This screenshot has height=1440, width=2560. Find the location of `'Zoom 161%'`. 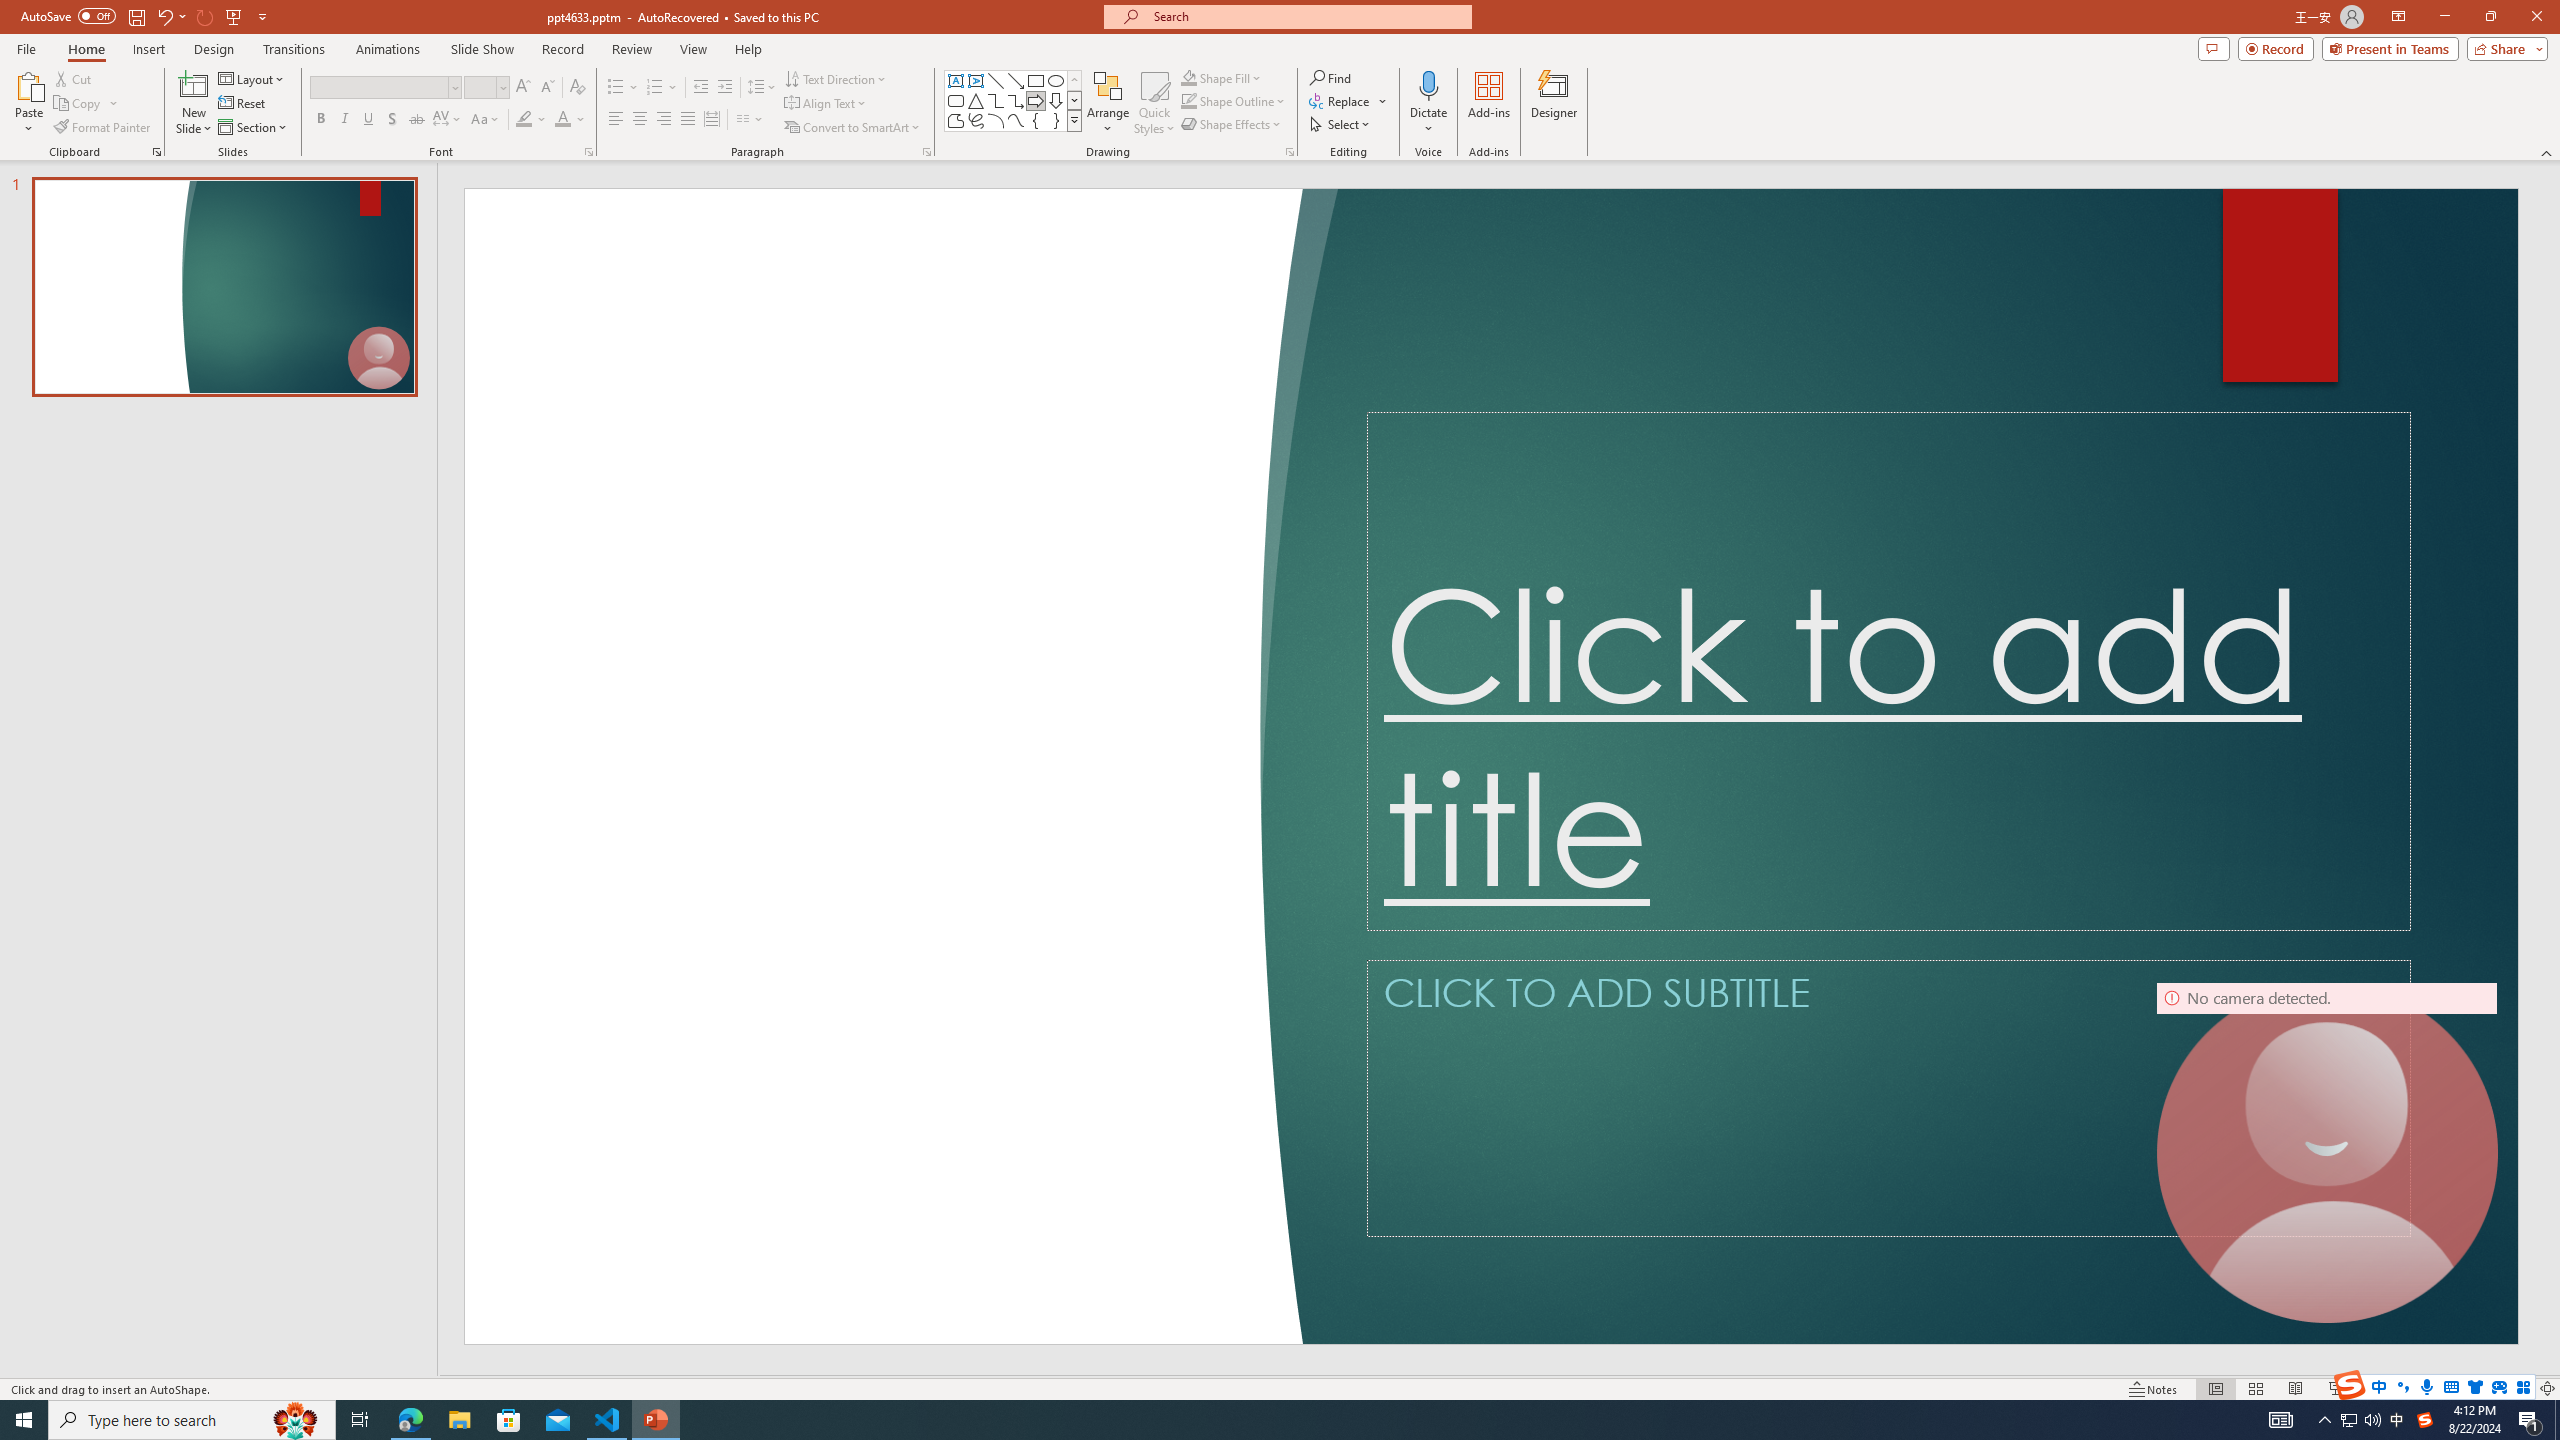

'Zoom 161%' is located at coordinates (2515, 1389).